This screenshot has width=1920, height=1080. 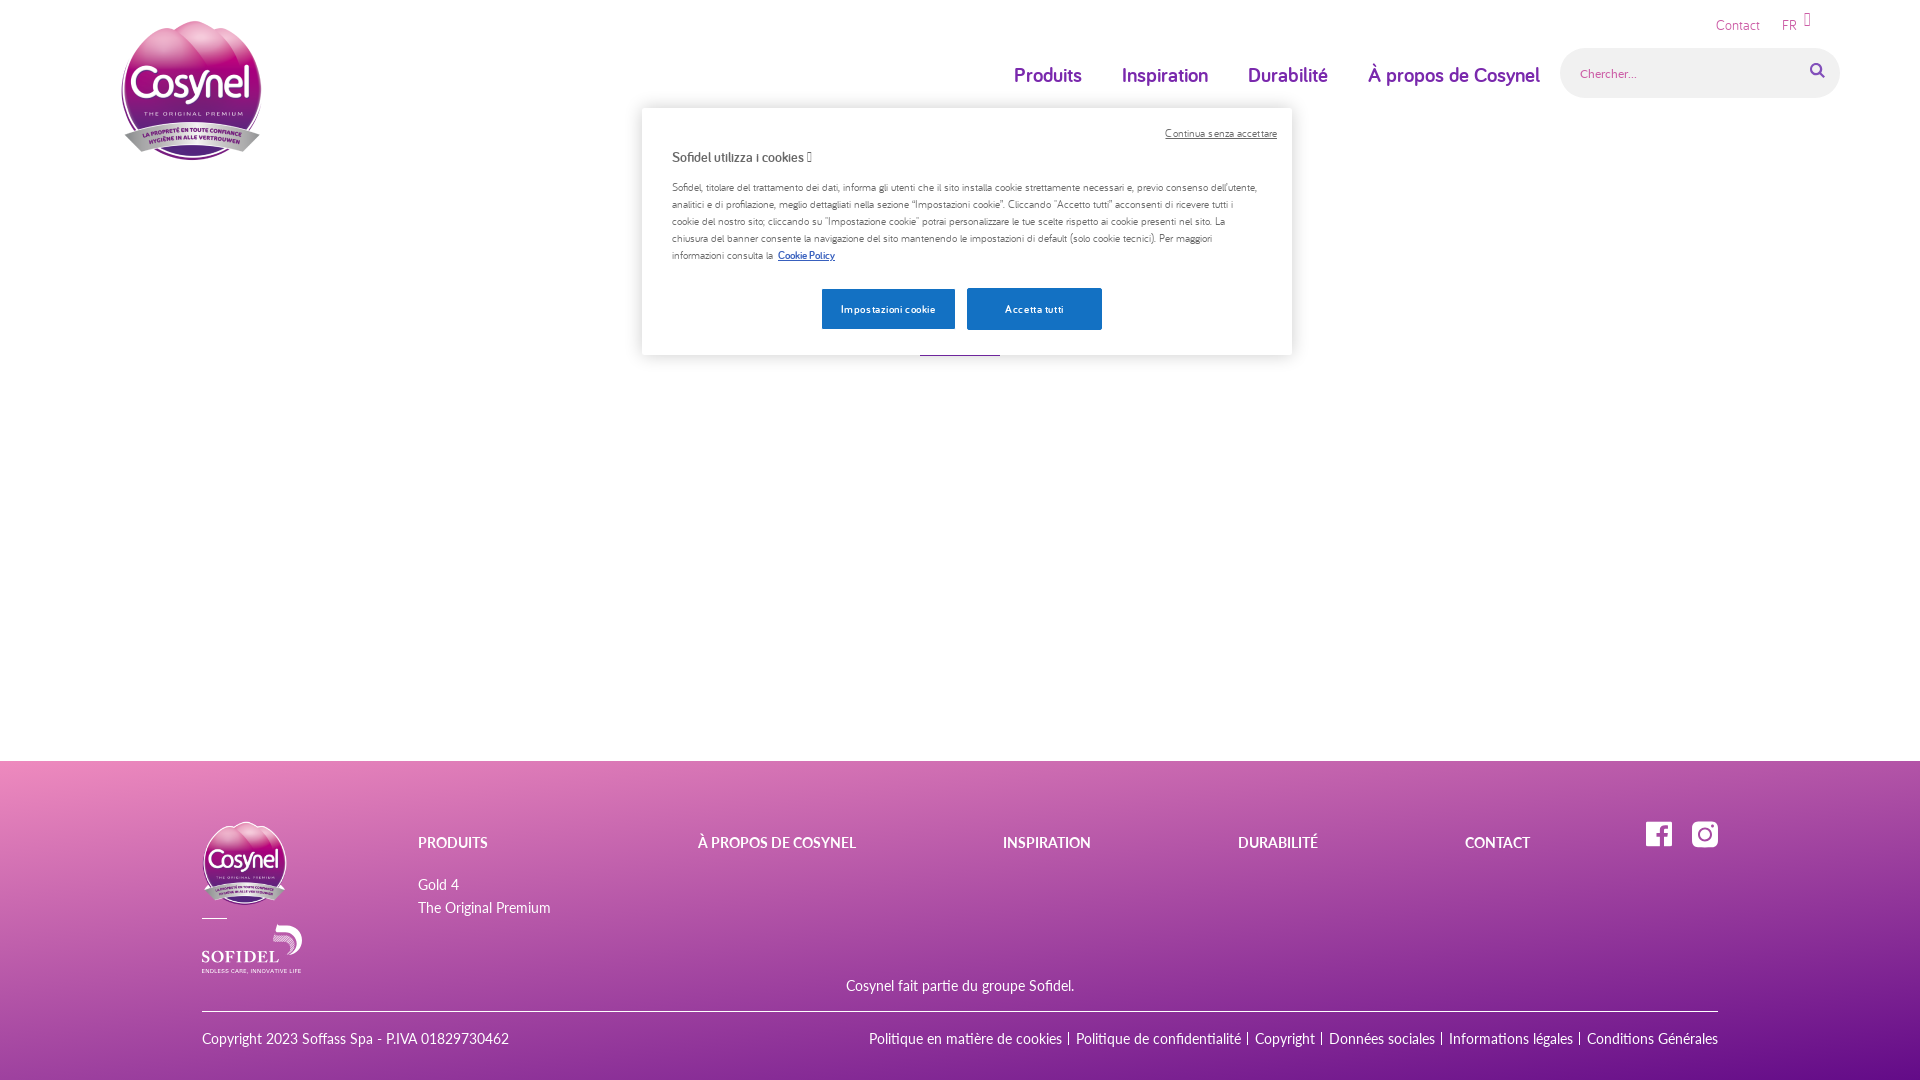 What do you see at coordinates (806, 253) in the screenshot?
I see `'Cookie Policy'` at bounding box center [806, 253].